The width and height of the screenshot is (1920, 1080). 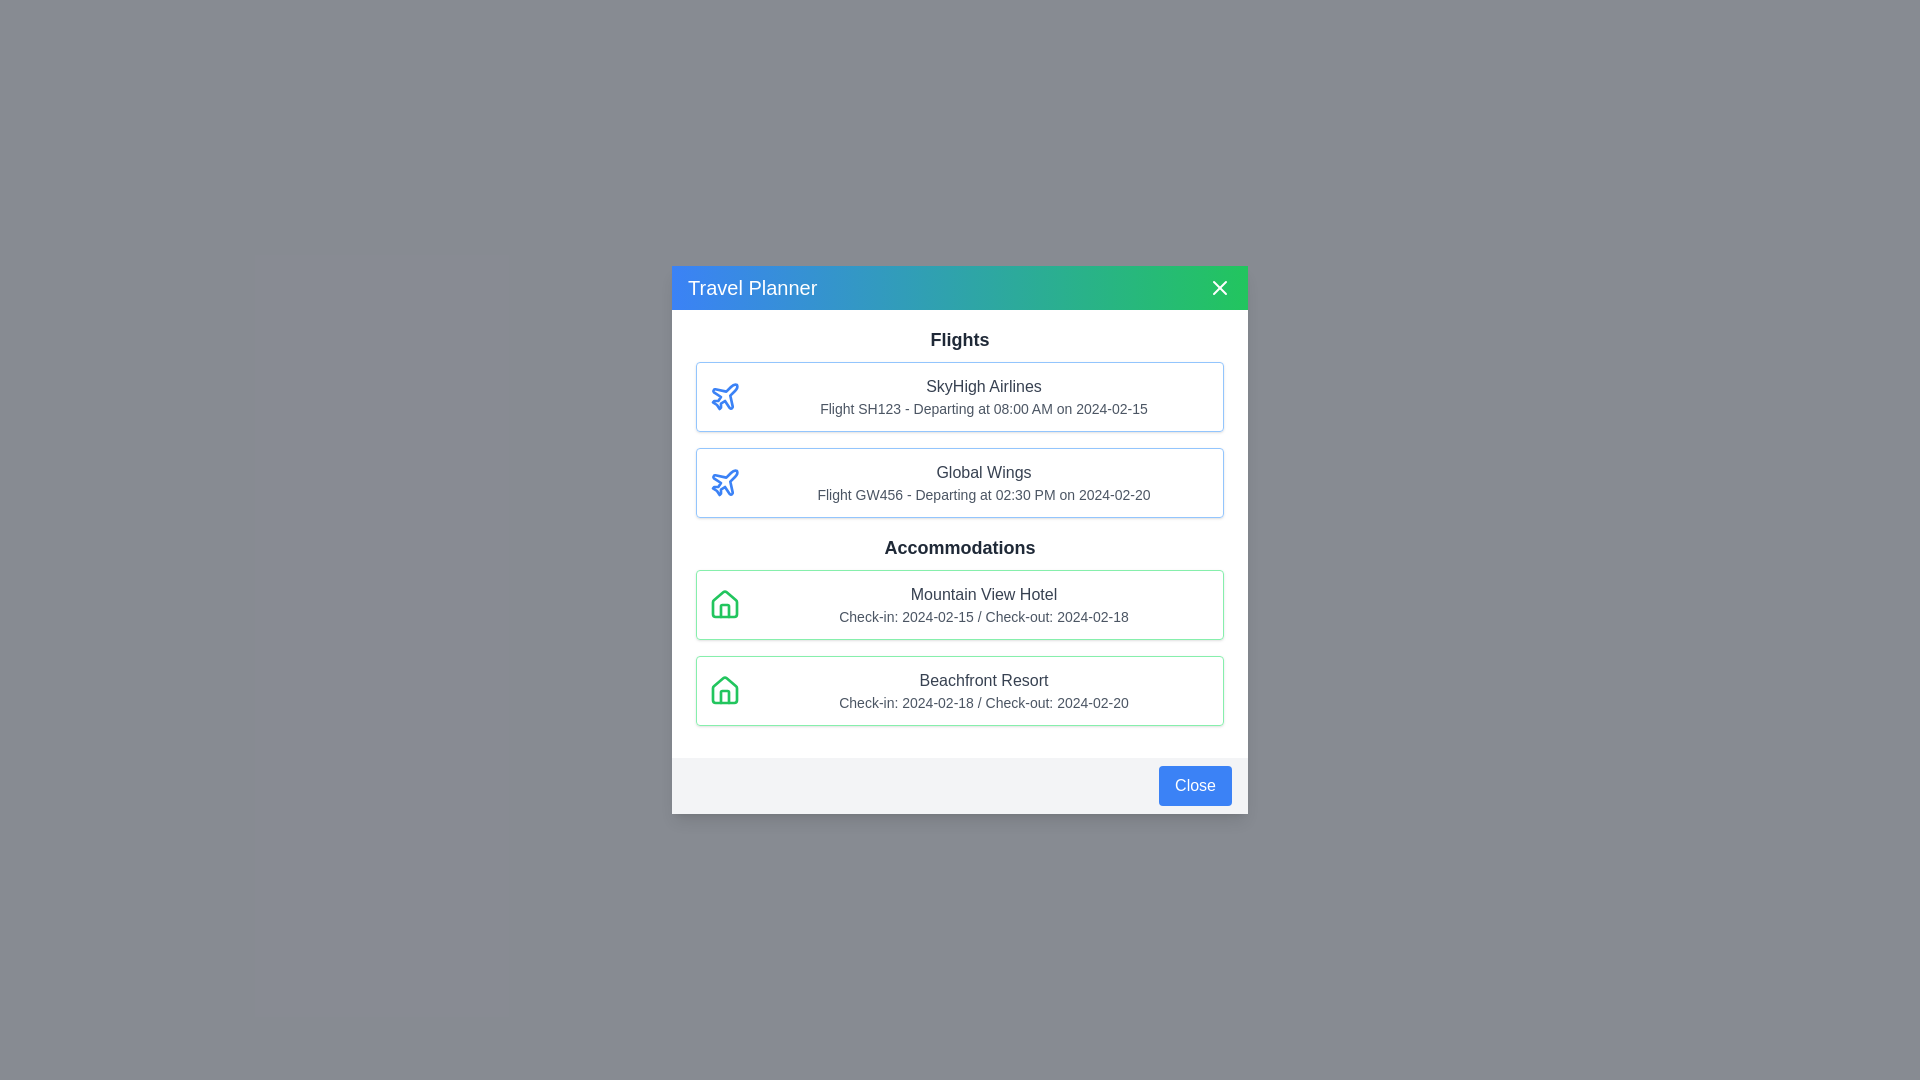 What do you see at coordinates (724, 482) in the screenshot?
I see `the blue minimalist plane icon located in the top left area of the 'SkyHigh Airlines' card to focus on the card content` at bounding box center [724, 482].